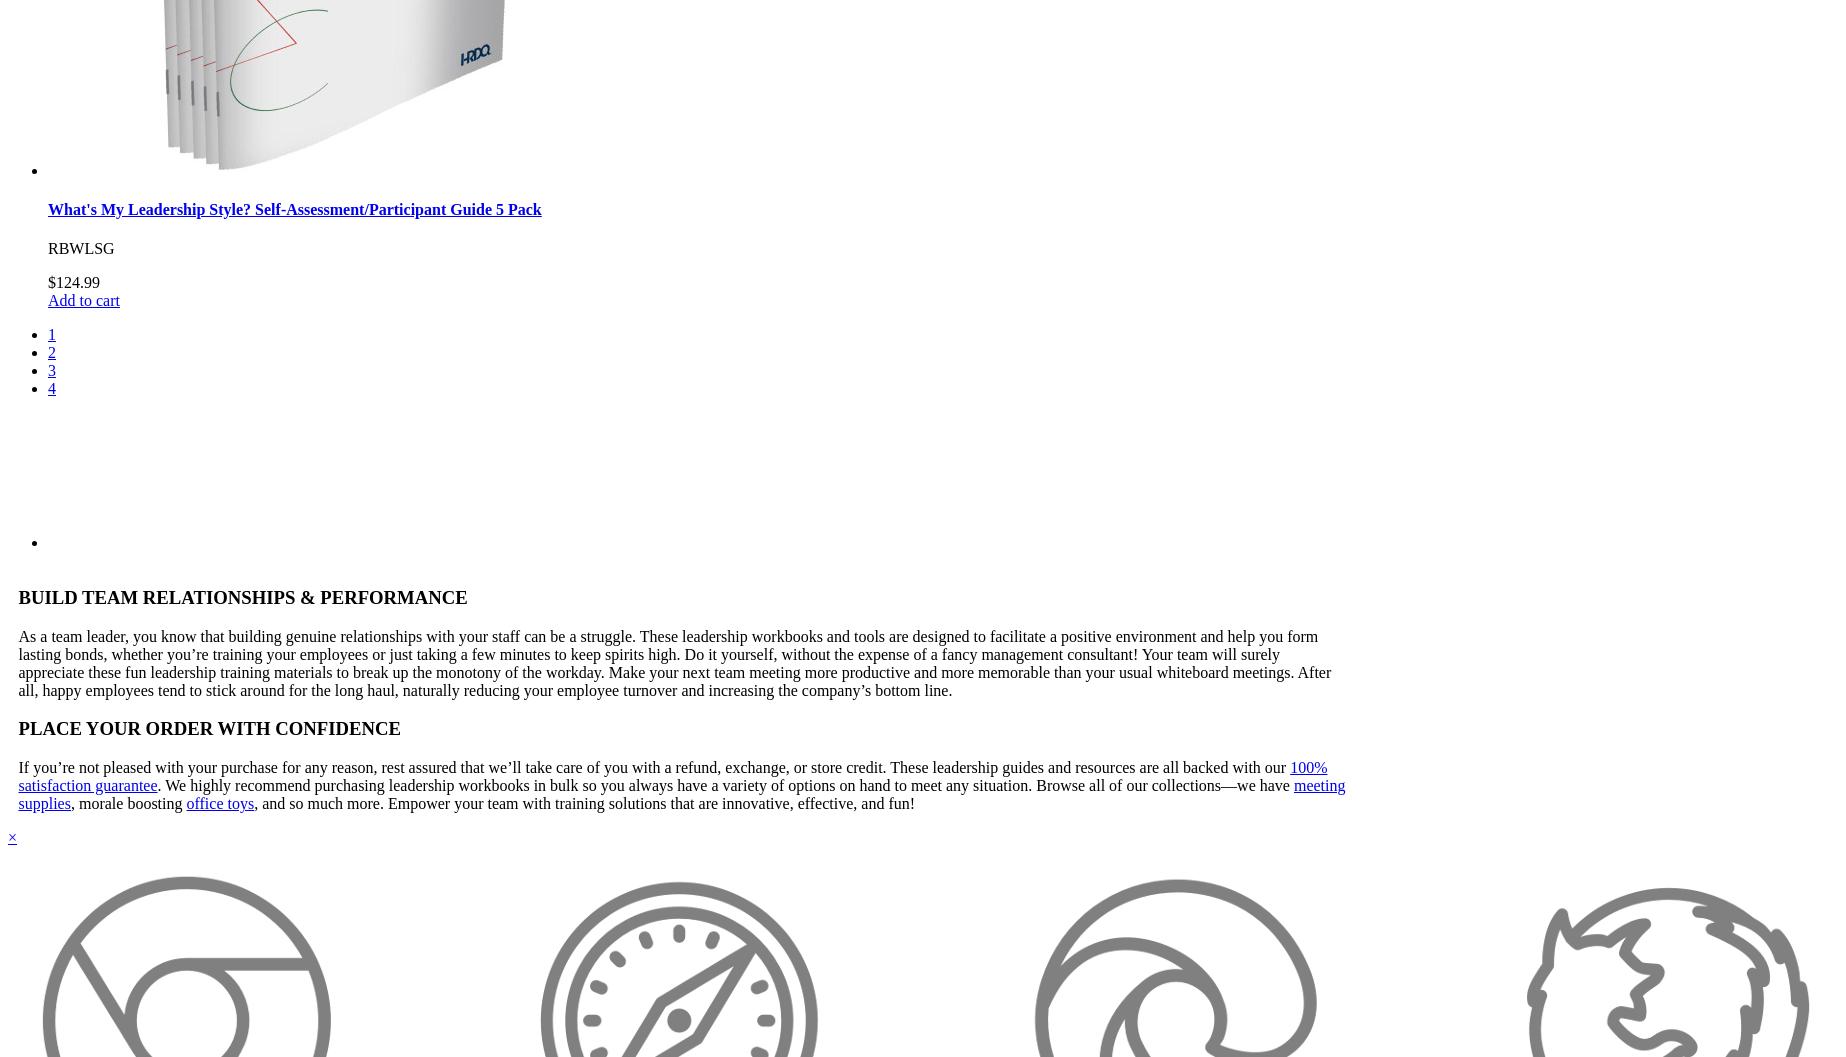 The image size is (1846, 1057). Describe the element at coordinates (81, 247) in the screenshot. I see `'RBWLSG'` at that location.